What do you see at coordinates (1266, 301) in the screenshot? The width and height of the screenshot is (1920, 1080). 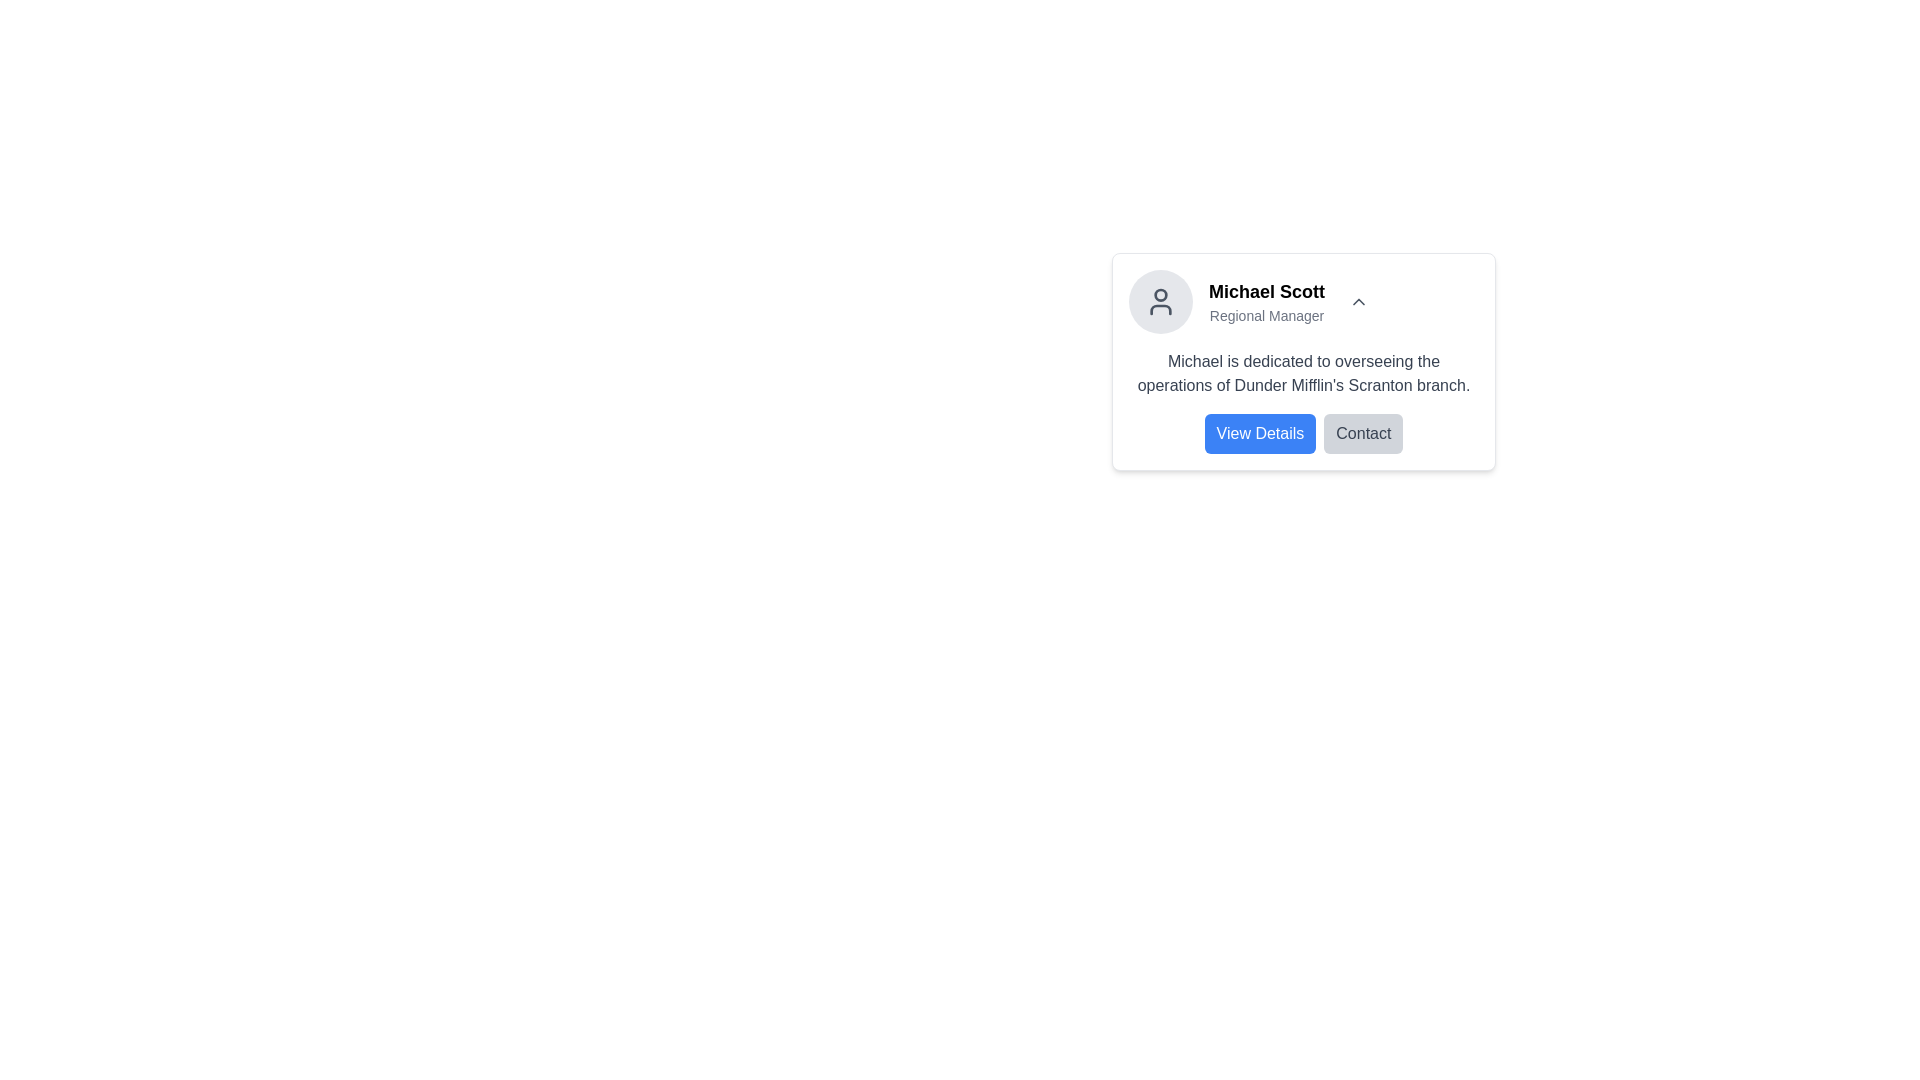 I see `the compound text display element that shows the user's name and position, located at the upper section of the card interface to the right of the user avatar` at bounding box center [1266, 301].